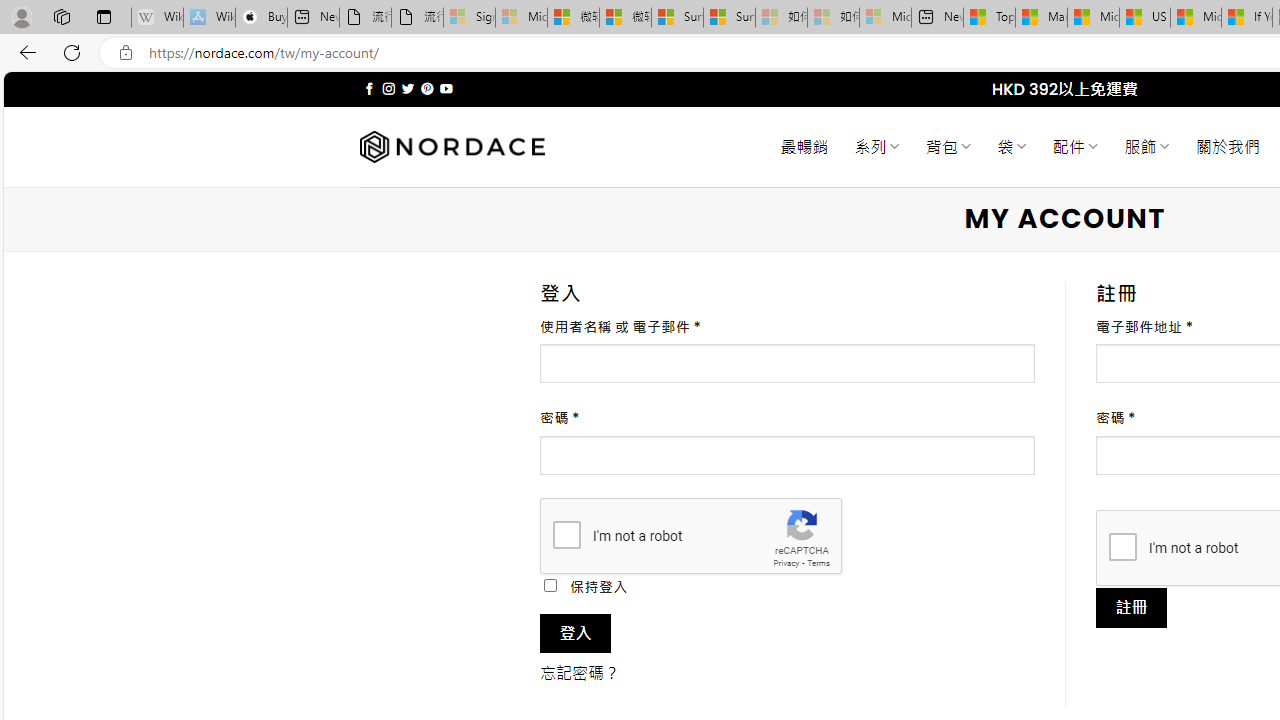 The image size is (1280, 720). I want to click on 'Buy iPad - Apple', so click(260, 17).